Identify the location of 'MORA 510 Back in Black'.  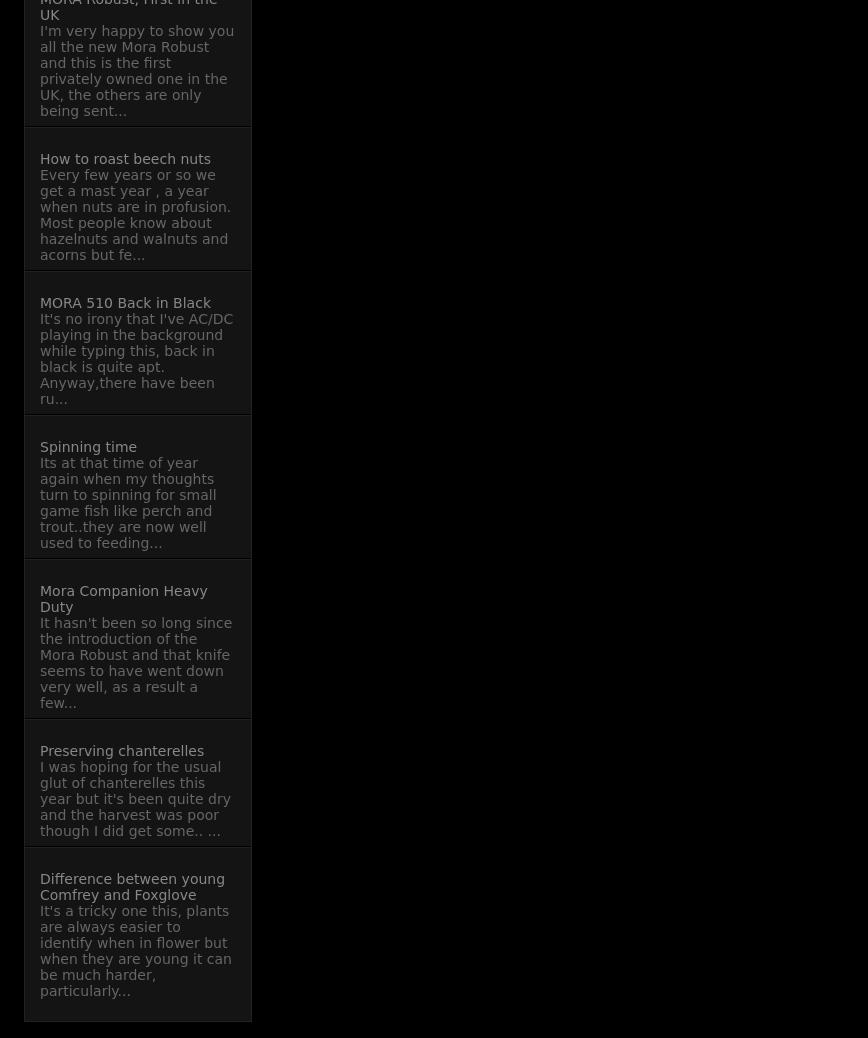
(124, 302).